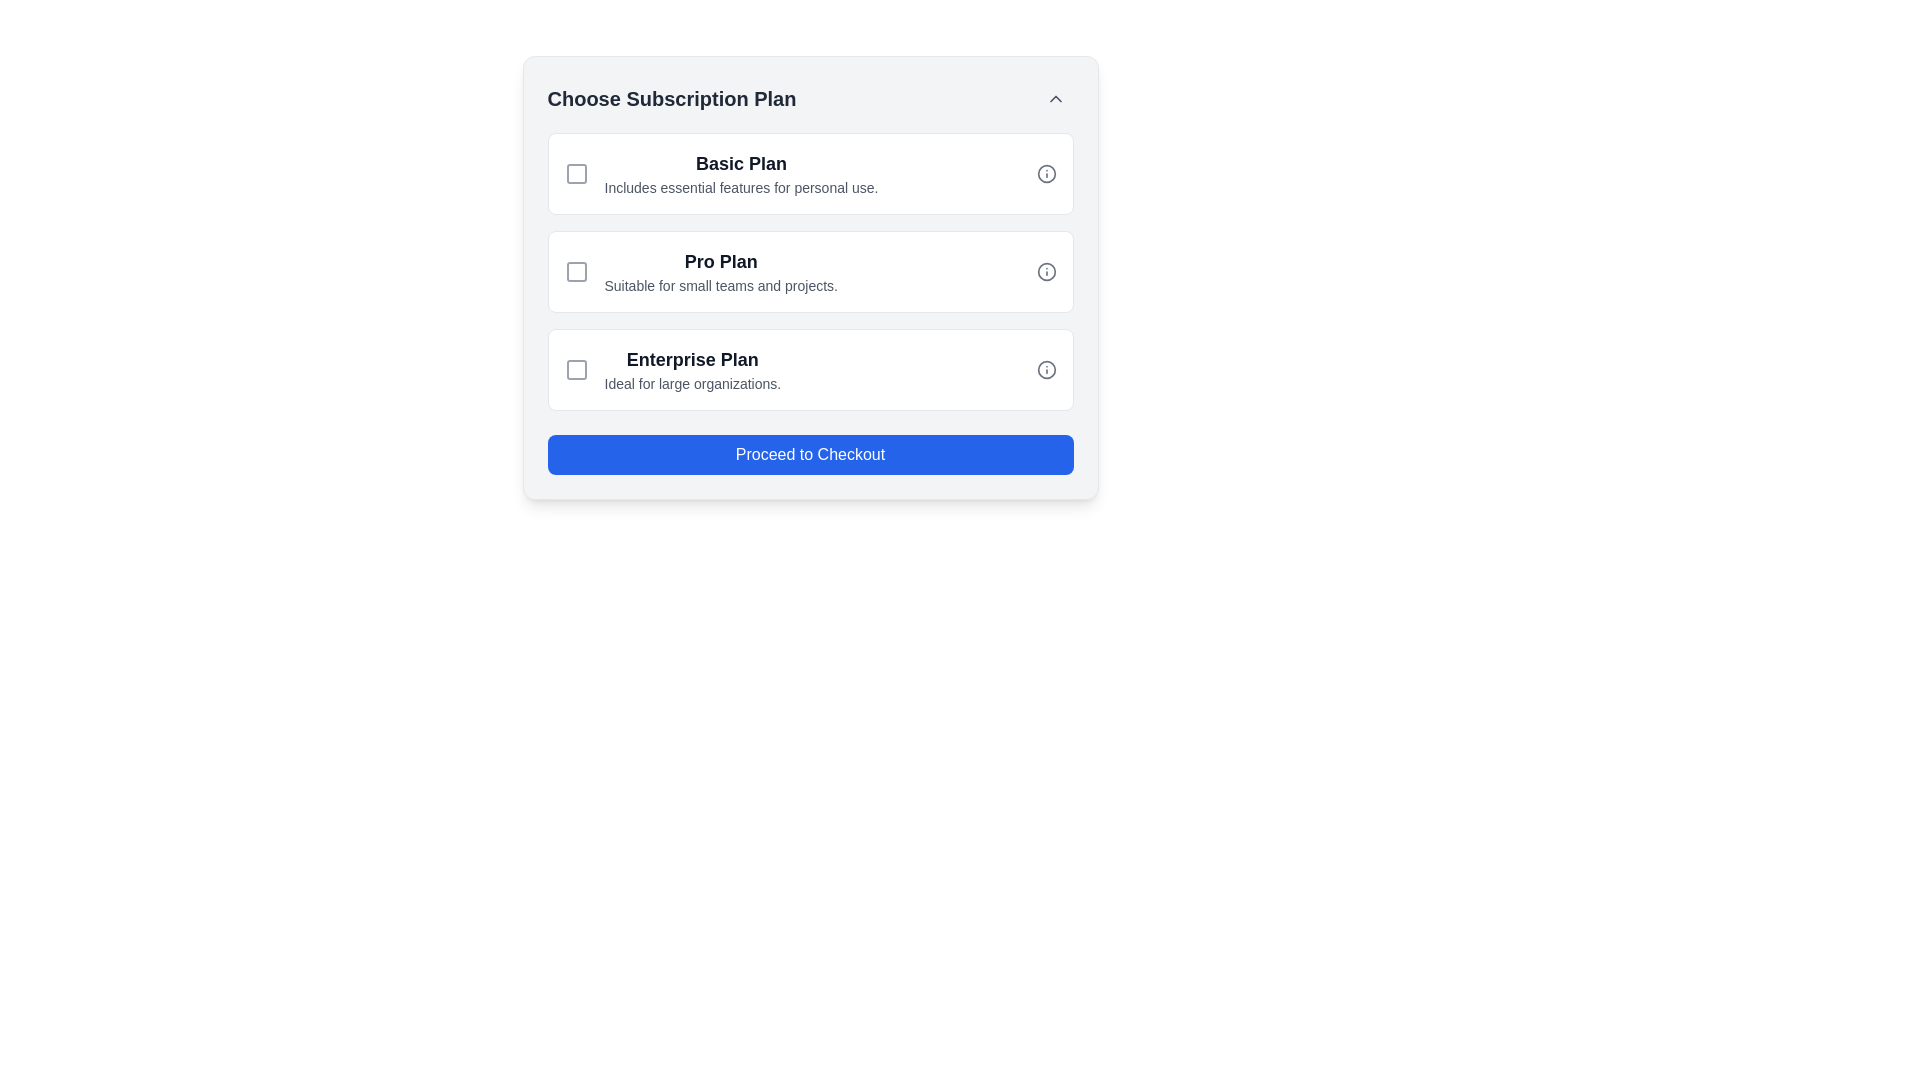 The image size is (1920, 1080). I want to click on text label that displays 'Includes essential features for personal use.' located below the 'Basic Plan' header in the subscription plan selection cards, so click(740, 188).